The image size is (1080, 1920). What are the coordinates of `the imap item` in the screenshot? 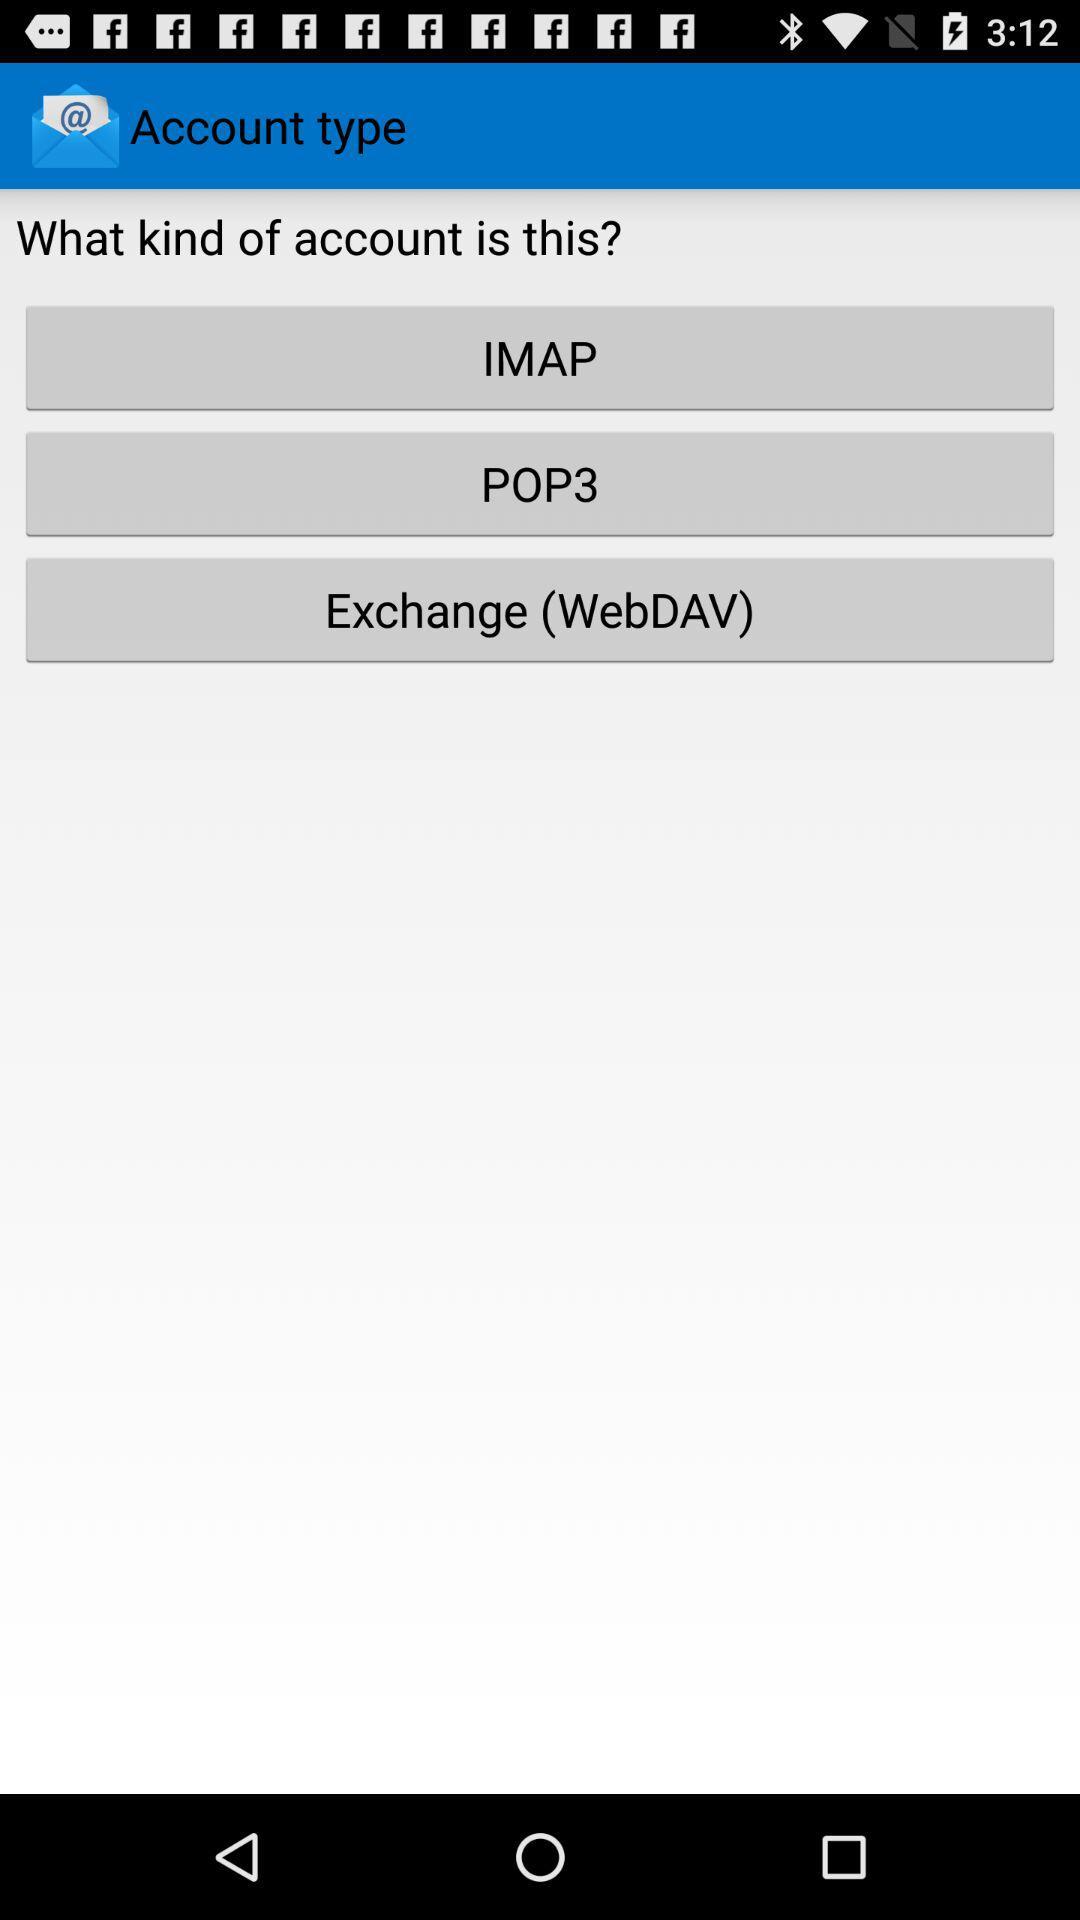 It's located at (540, 357).